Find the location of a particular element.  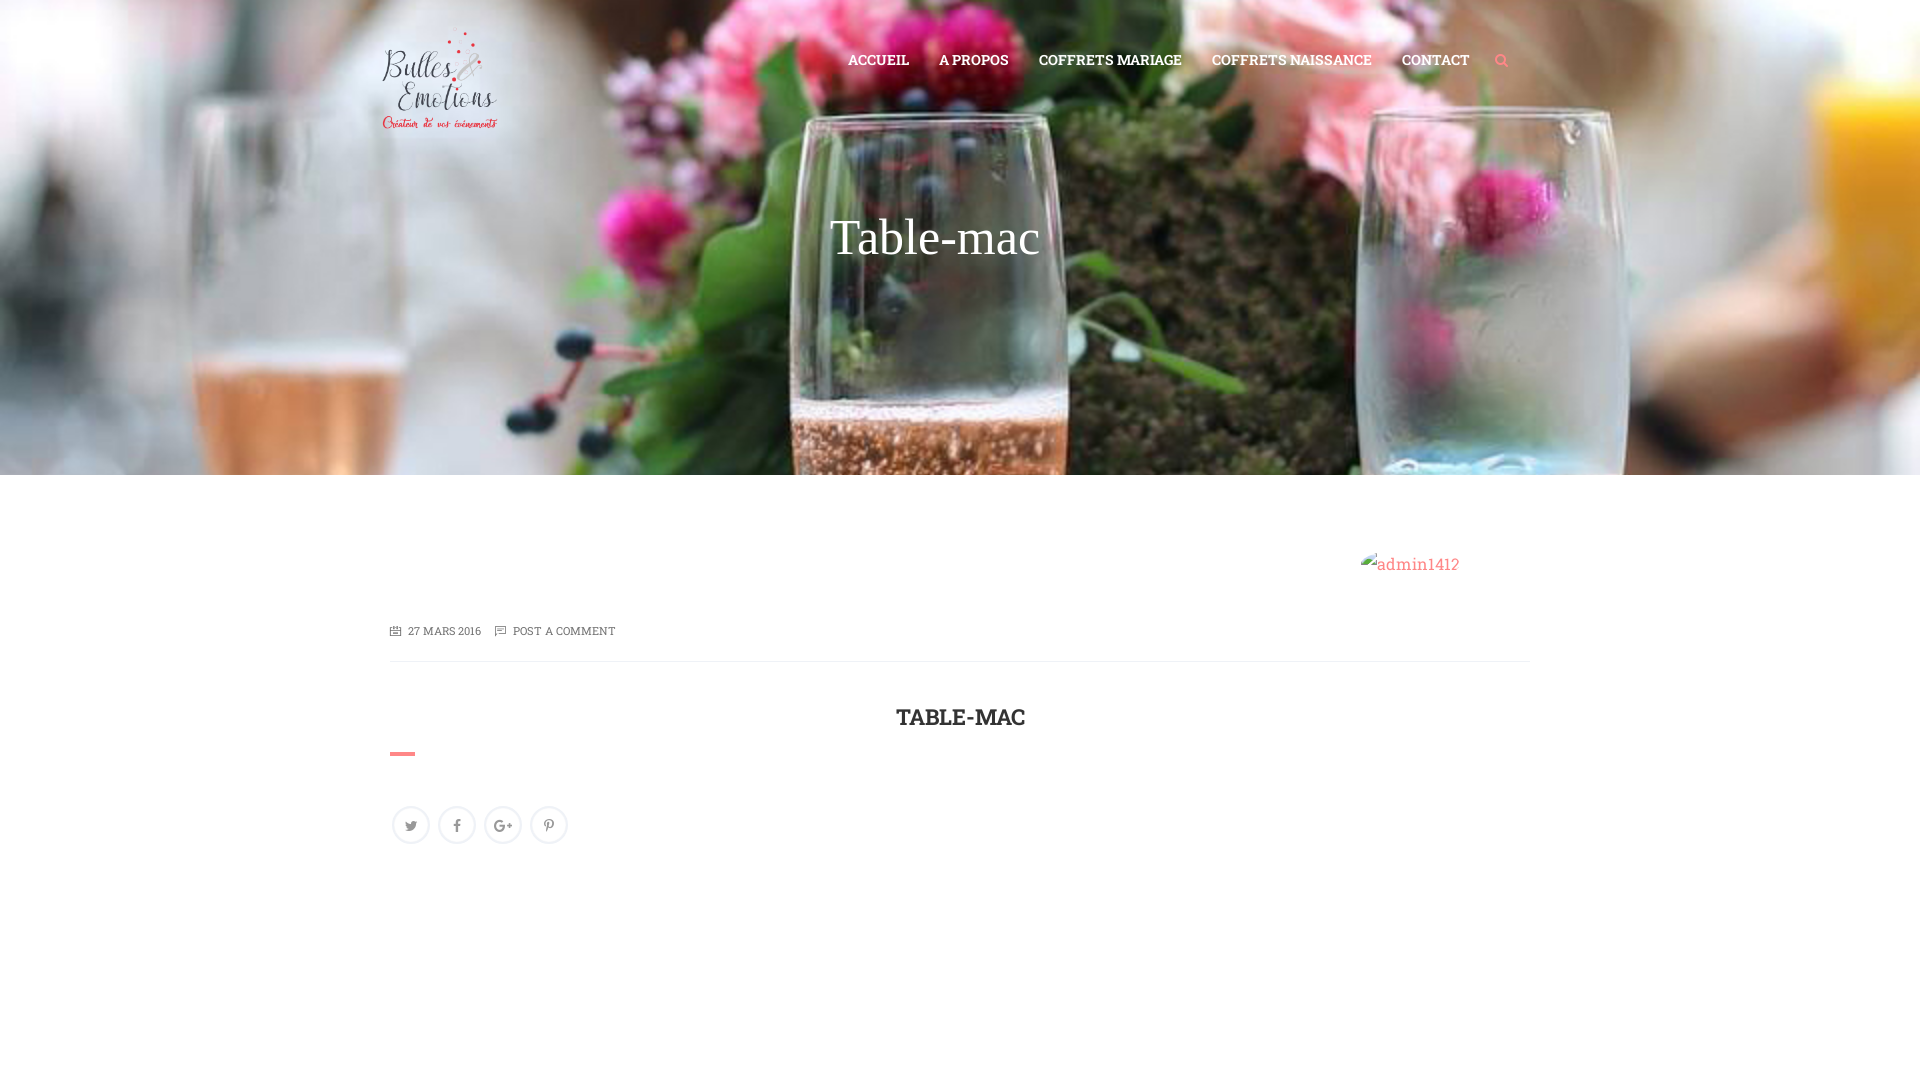

'Facebook' is located at coordinates (455, 825).